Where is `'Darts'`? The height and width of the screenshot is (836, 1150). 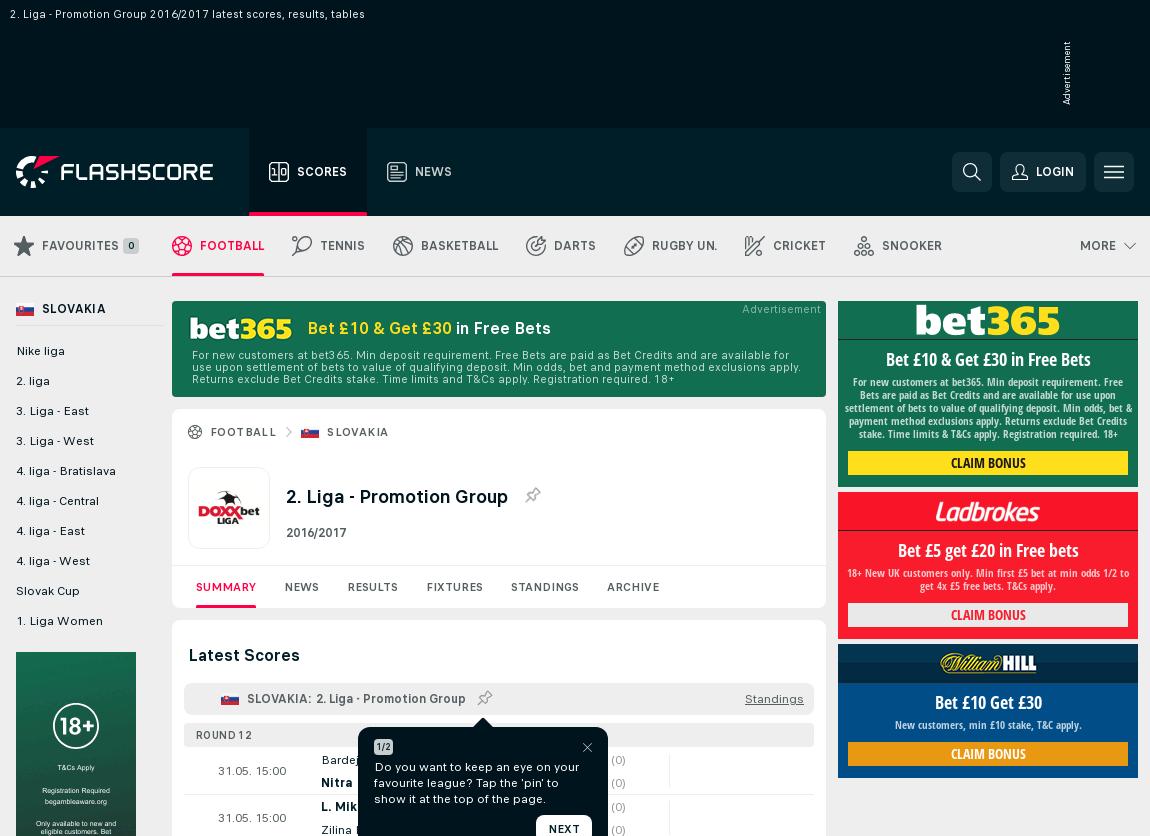 'Darts' is located at coordinates (553, 246).